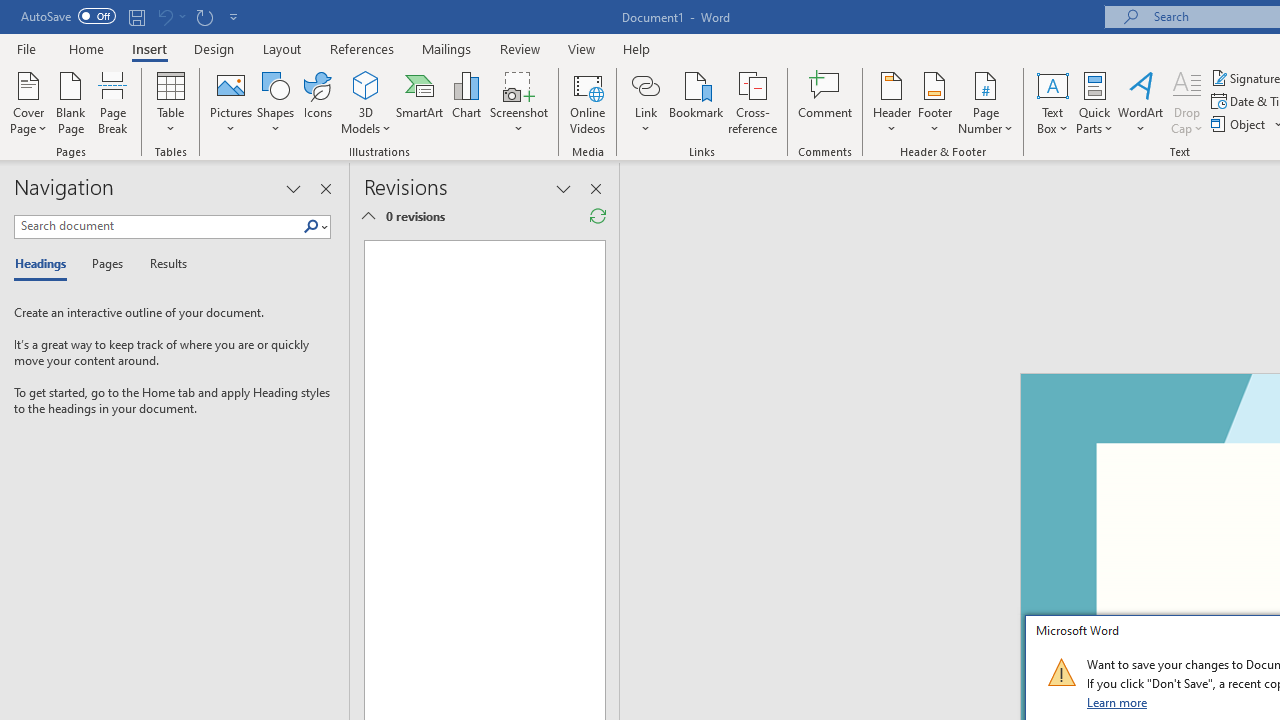 The image size is (1280, 720). What do you see at coordinates (636, 48) in the screenshot?
I see `'Help'` at bounding box center [636, 48].